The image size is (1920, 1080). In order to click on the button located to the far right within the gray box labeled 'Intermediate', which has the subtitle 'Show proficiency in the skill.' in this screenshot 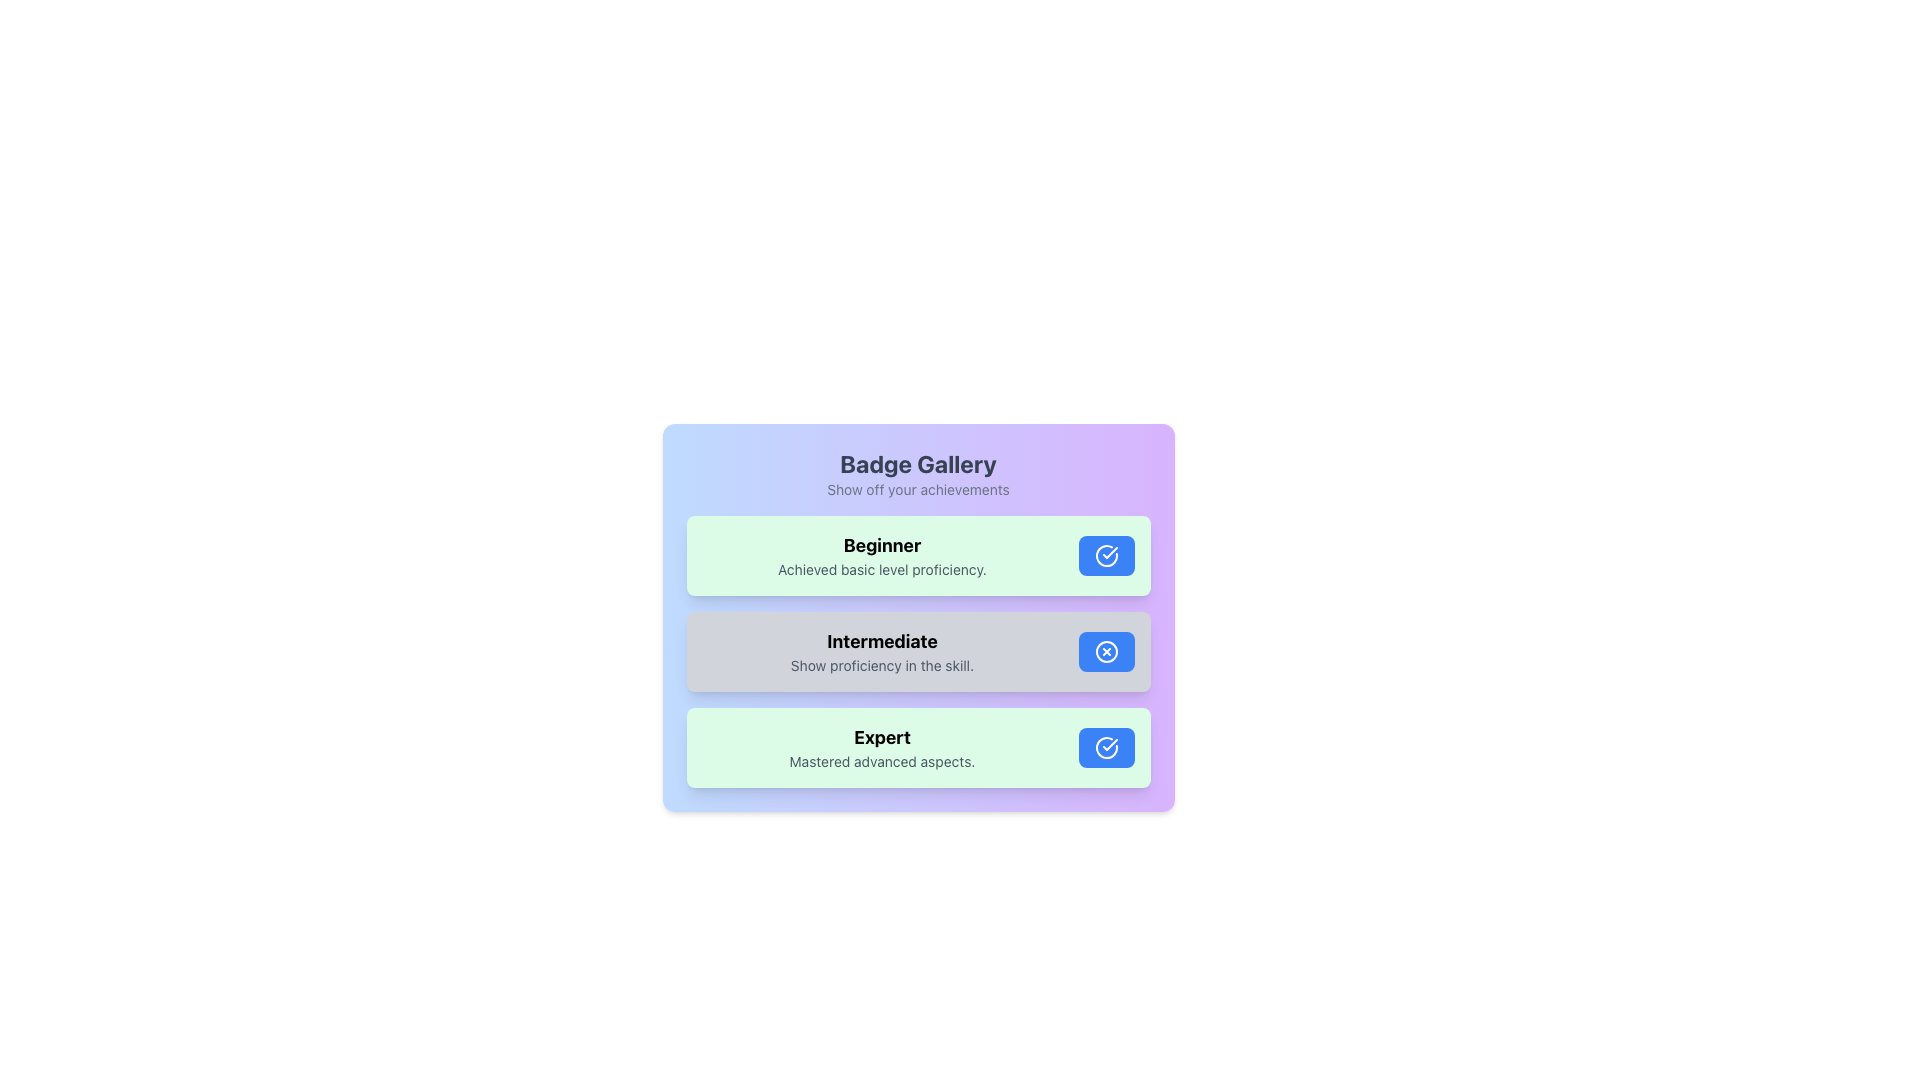, I will do `click(1105, 651)`.